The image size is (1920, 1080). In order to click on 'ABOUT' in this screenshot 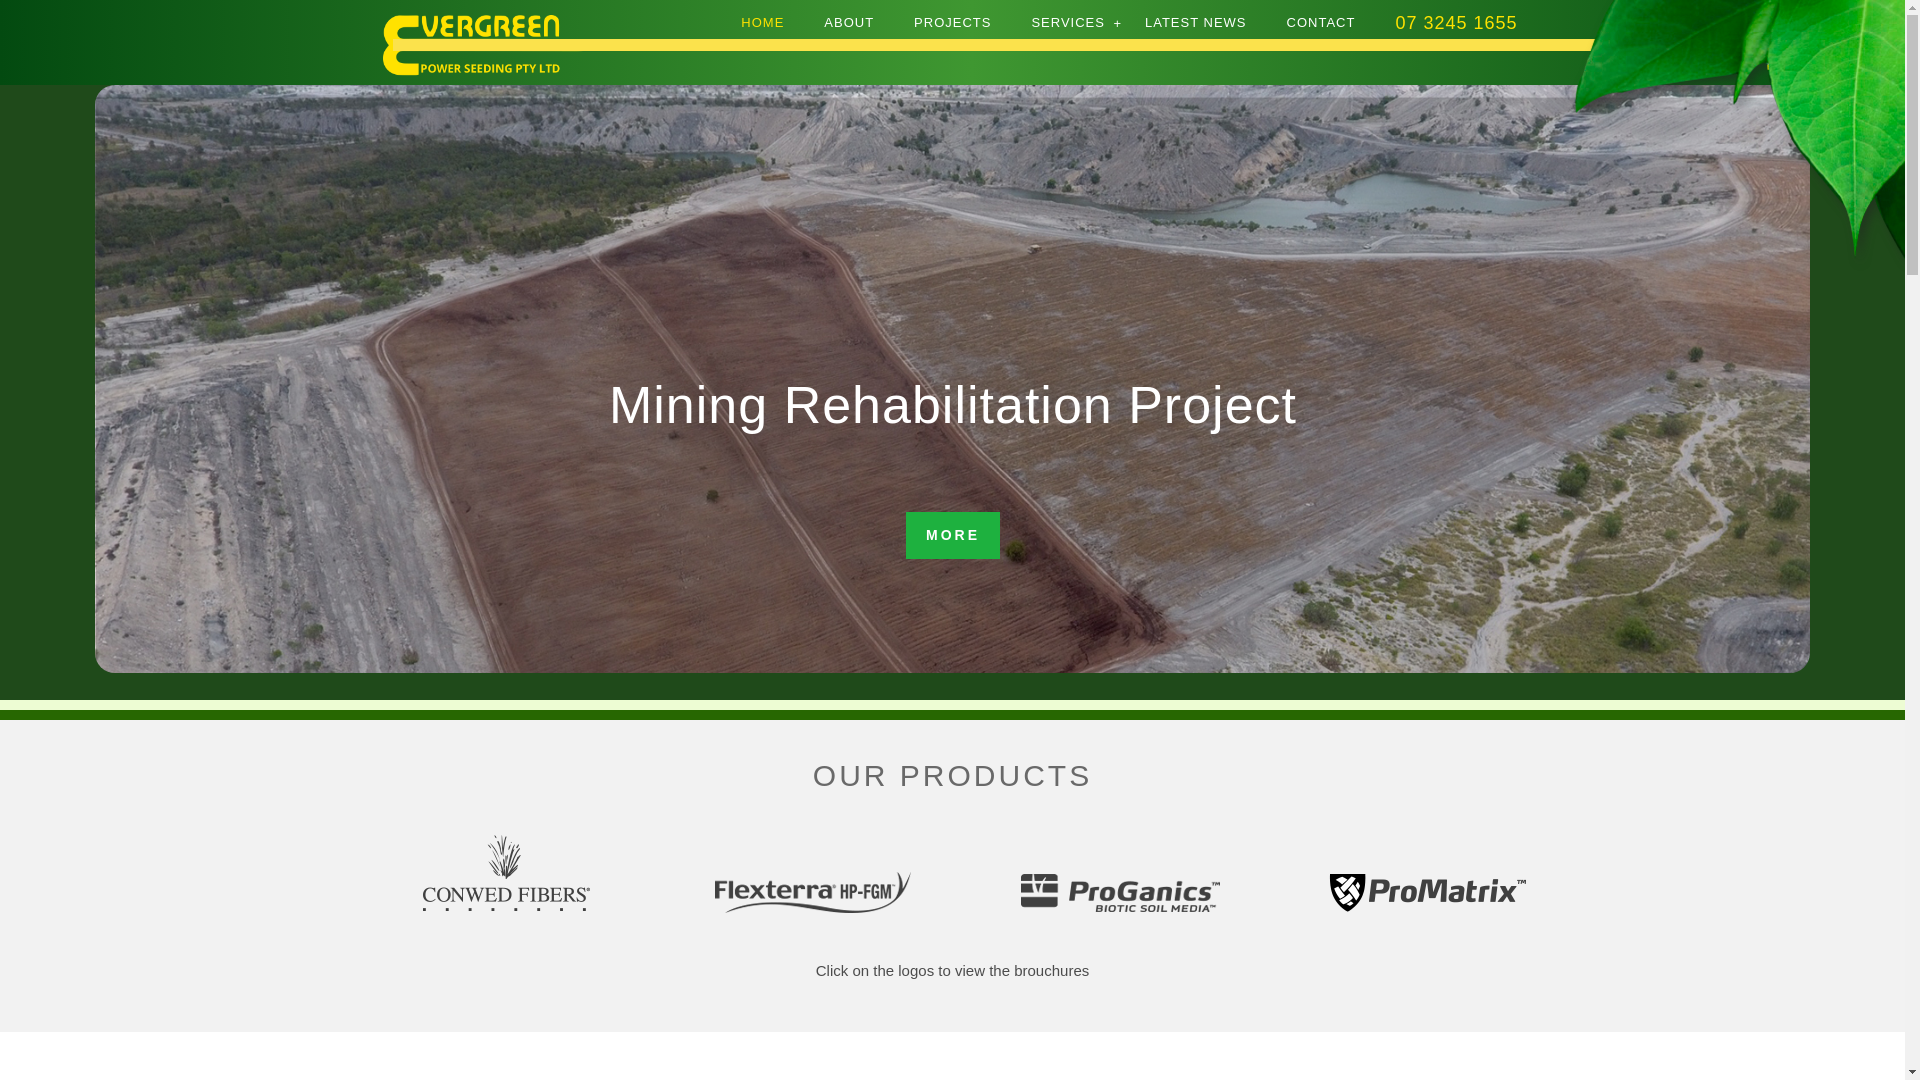, I will do `click(849, 23)`.